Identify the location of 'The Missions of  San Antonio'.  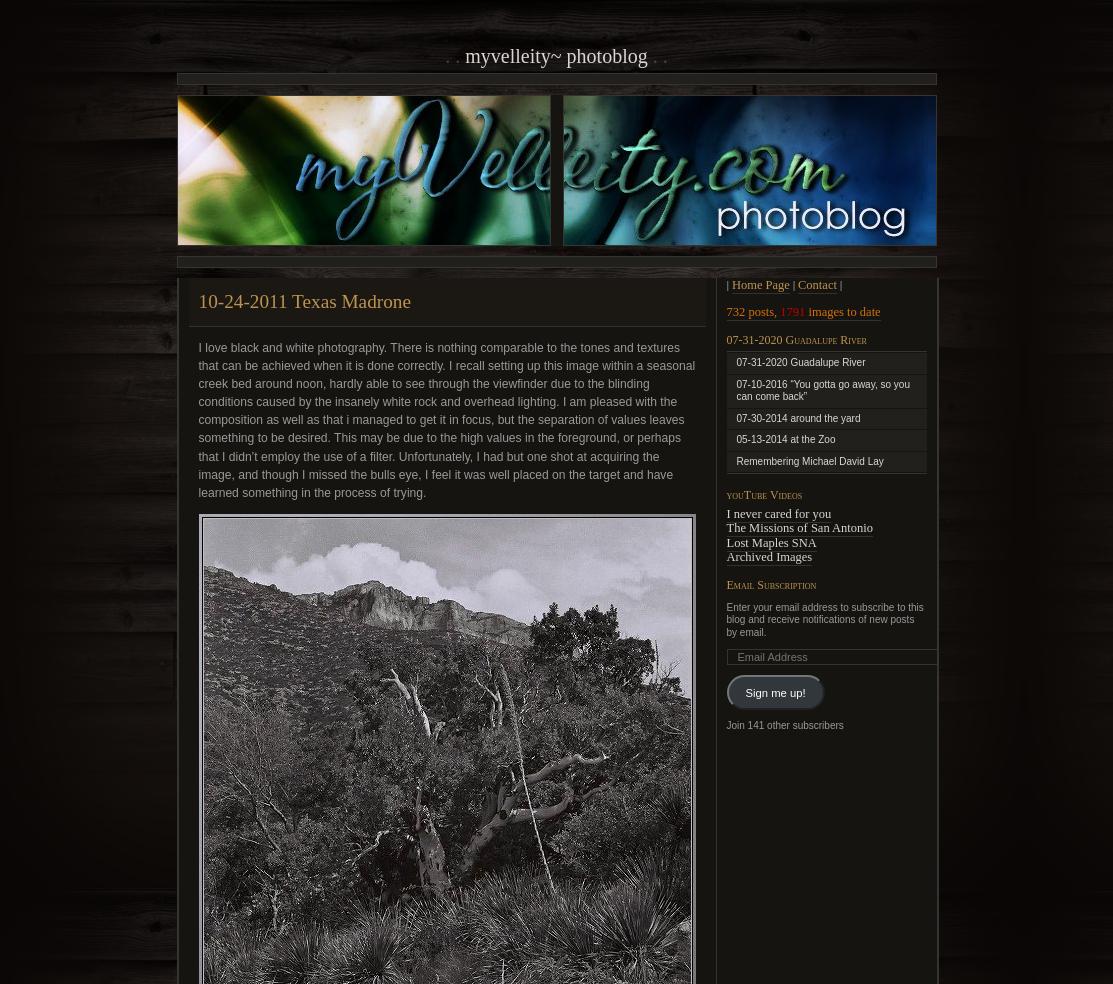
(799, 527).